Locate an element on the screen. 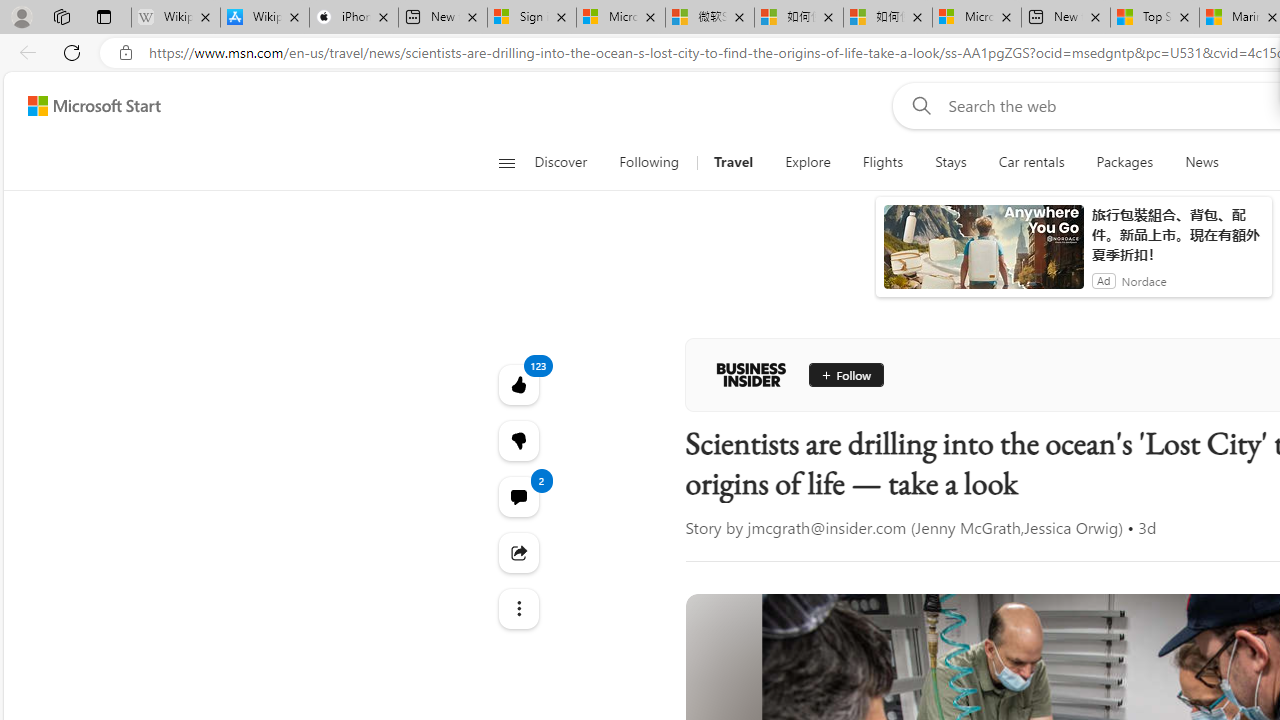 This screenshot has width=1280, height=720. 'anim-content' is located at coordinates (983, 254).